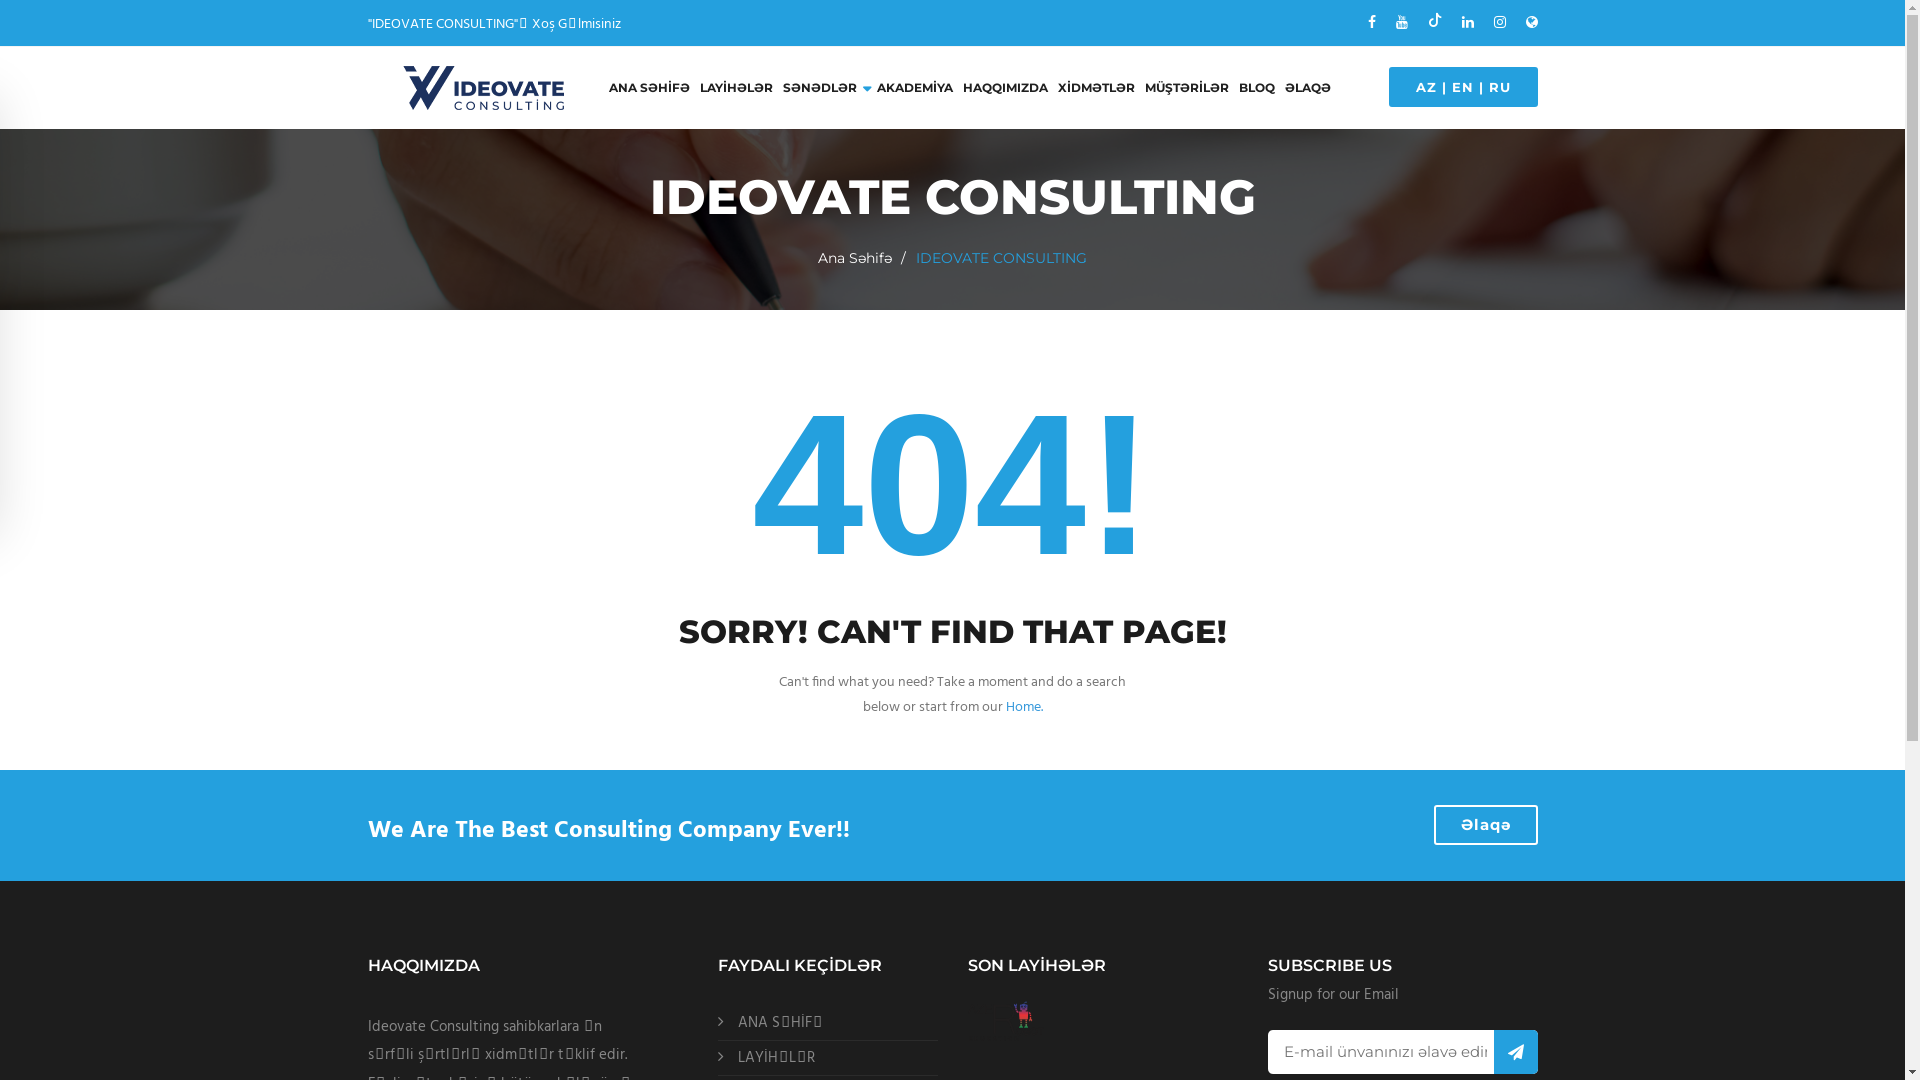 The height and width of the screenshot is (1080, 1920). I want to click on 'tiktok', so click(1427, 22).